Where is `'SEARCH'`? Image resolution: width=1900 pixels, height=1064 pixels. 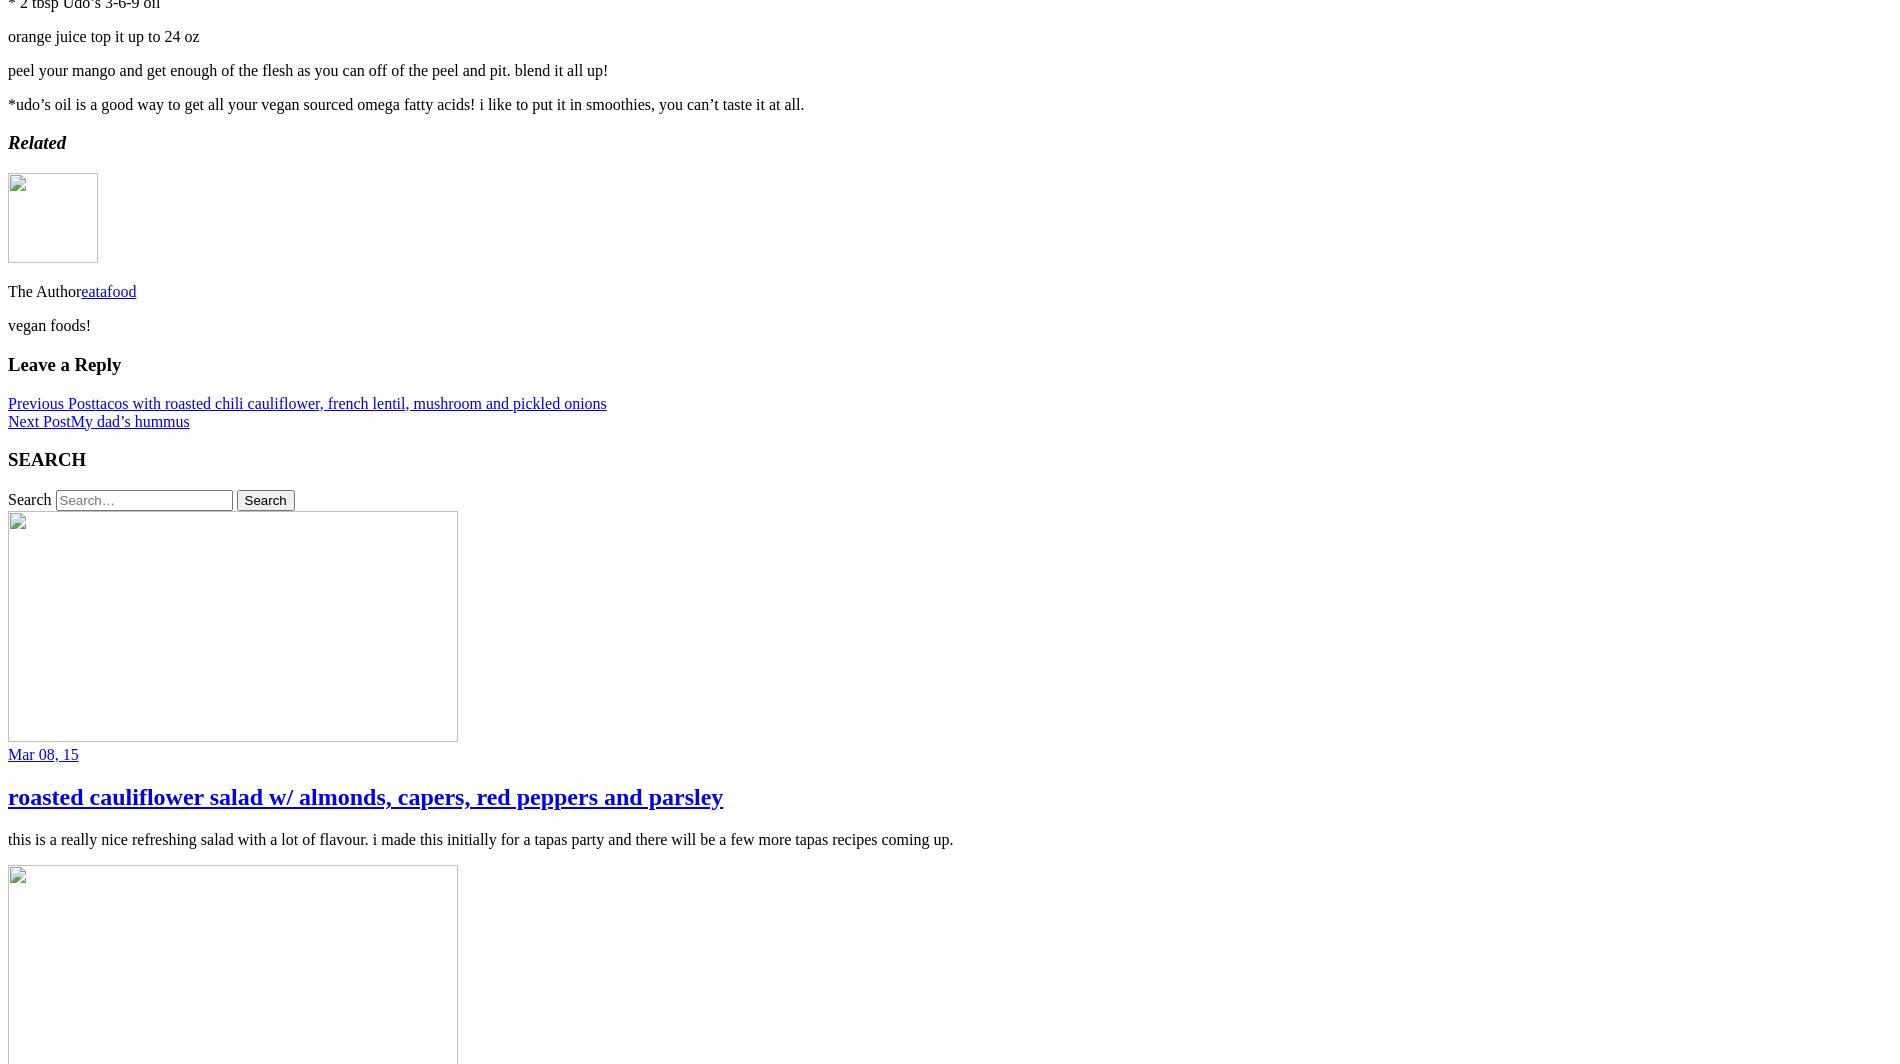 'SEARCH' is located at coordinates (46, 459).